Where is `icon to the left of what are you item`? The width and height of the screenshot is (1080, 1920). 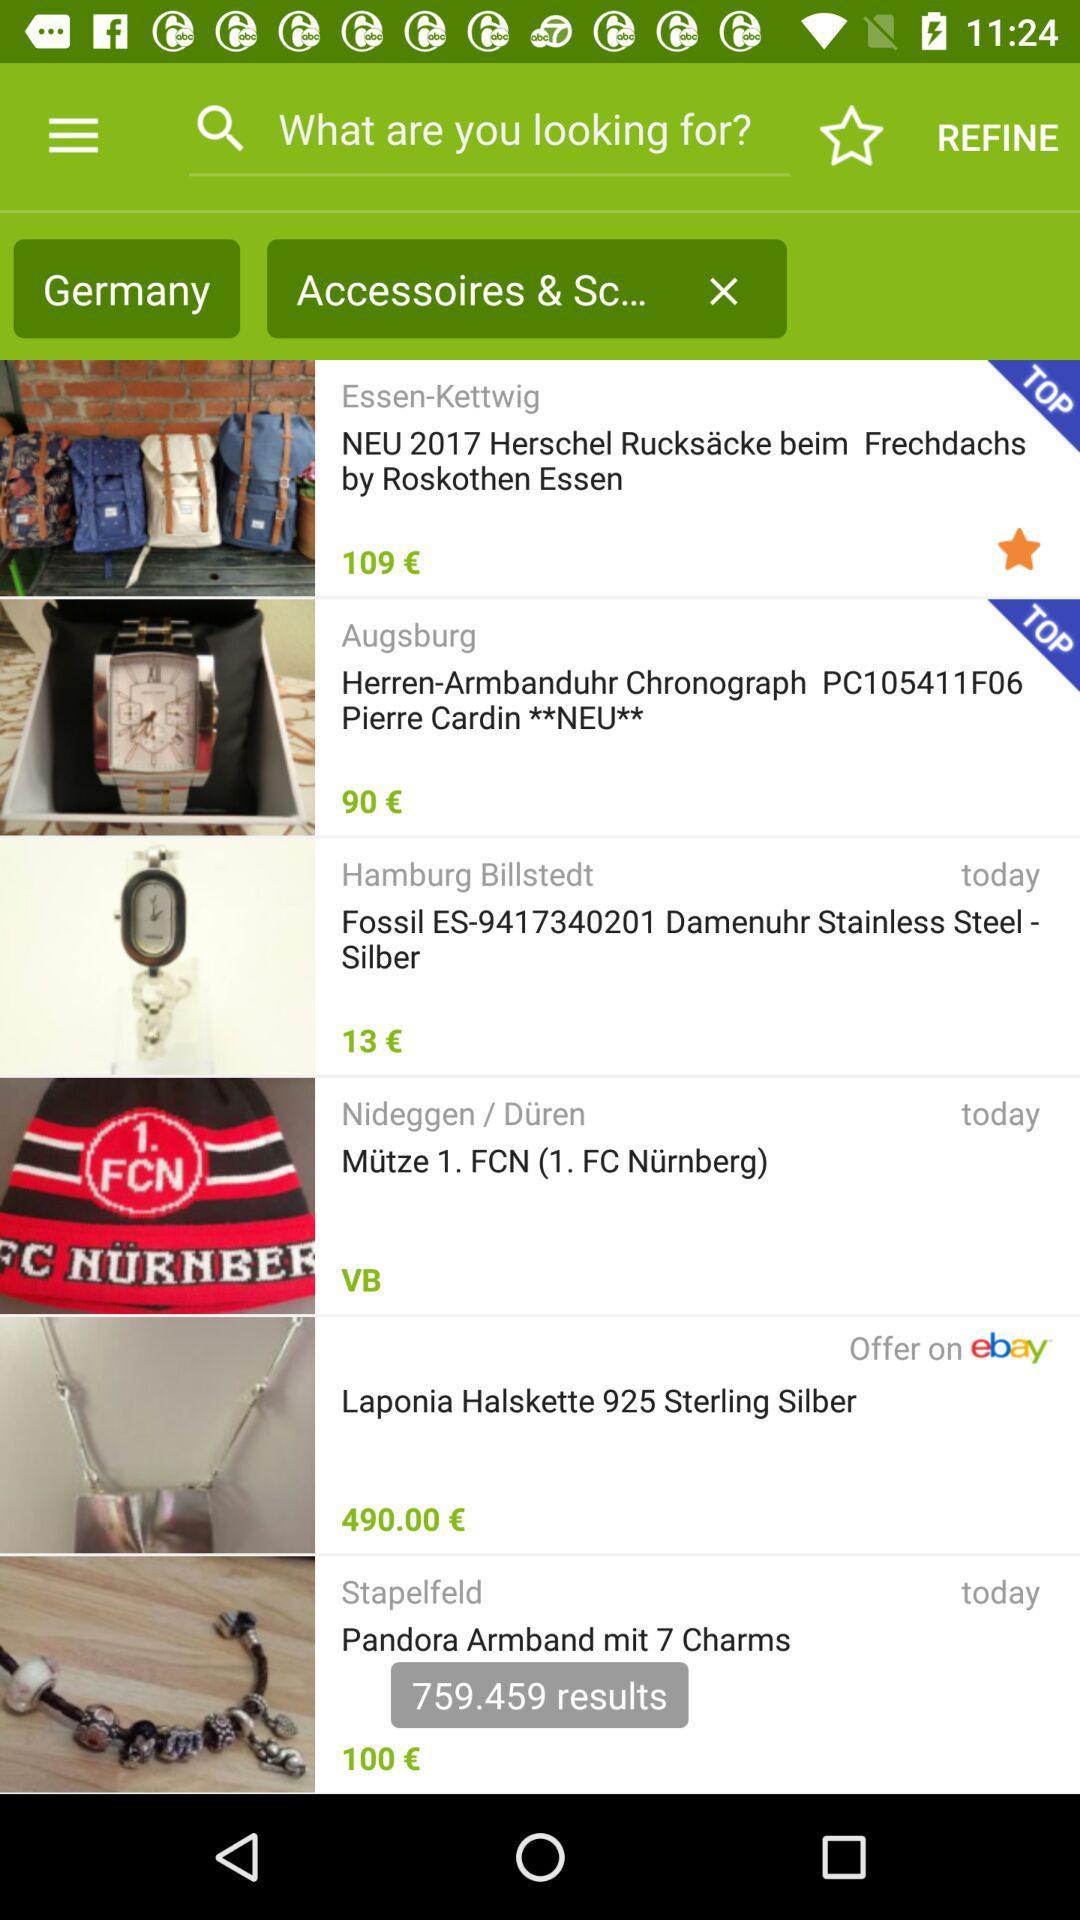 icon to the left of what are you item is located at coordinates (72, 135).